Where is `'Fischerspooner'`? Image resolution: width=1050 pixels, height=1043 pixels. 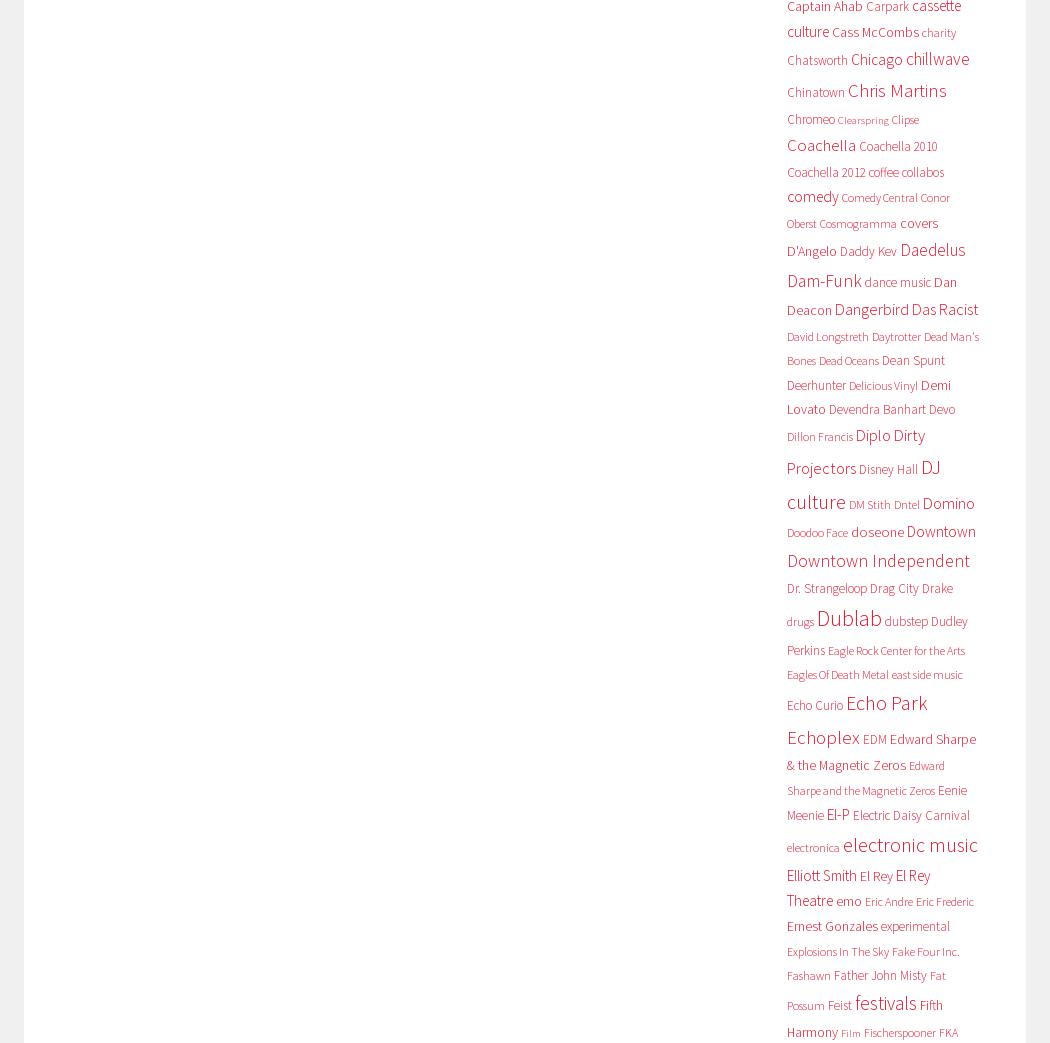
'Fischerspooner' is located at coordinates (898, 1032).